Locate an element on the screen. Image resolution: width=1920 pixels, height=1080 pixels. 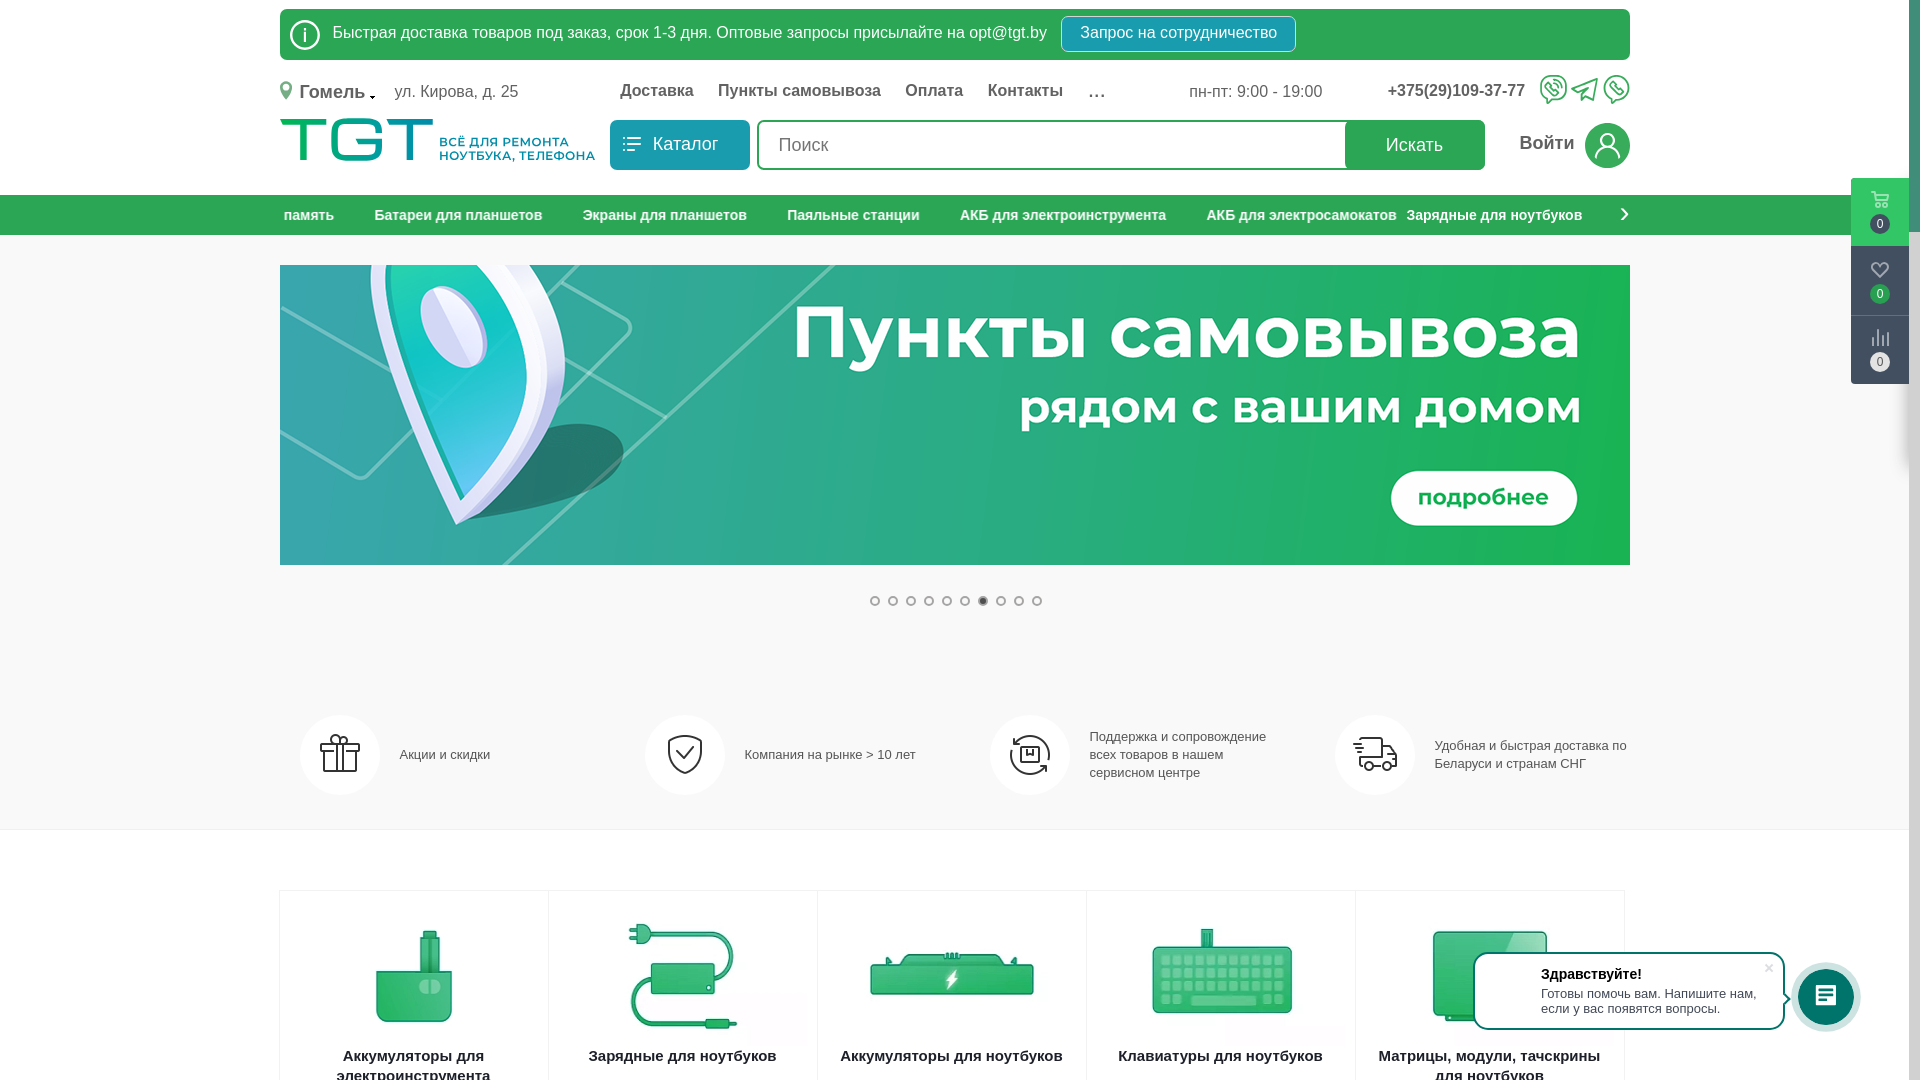
'whatsapp' is located at coordinates (1615, 87).